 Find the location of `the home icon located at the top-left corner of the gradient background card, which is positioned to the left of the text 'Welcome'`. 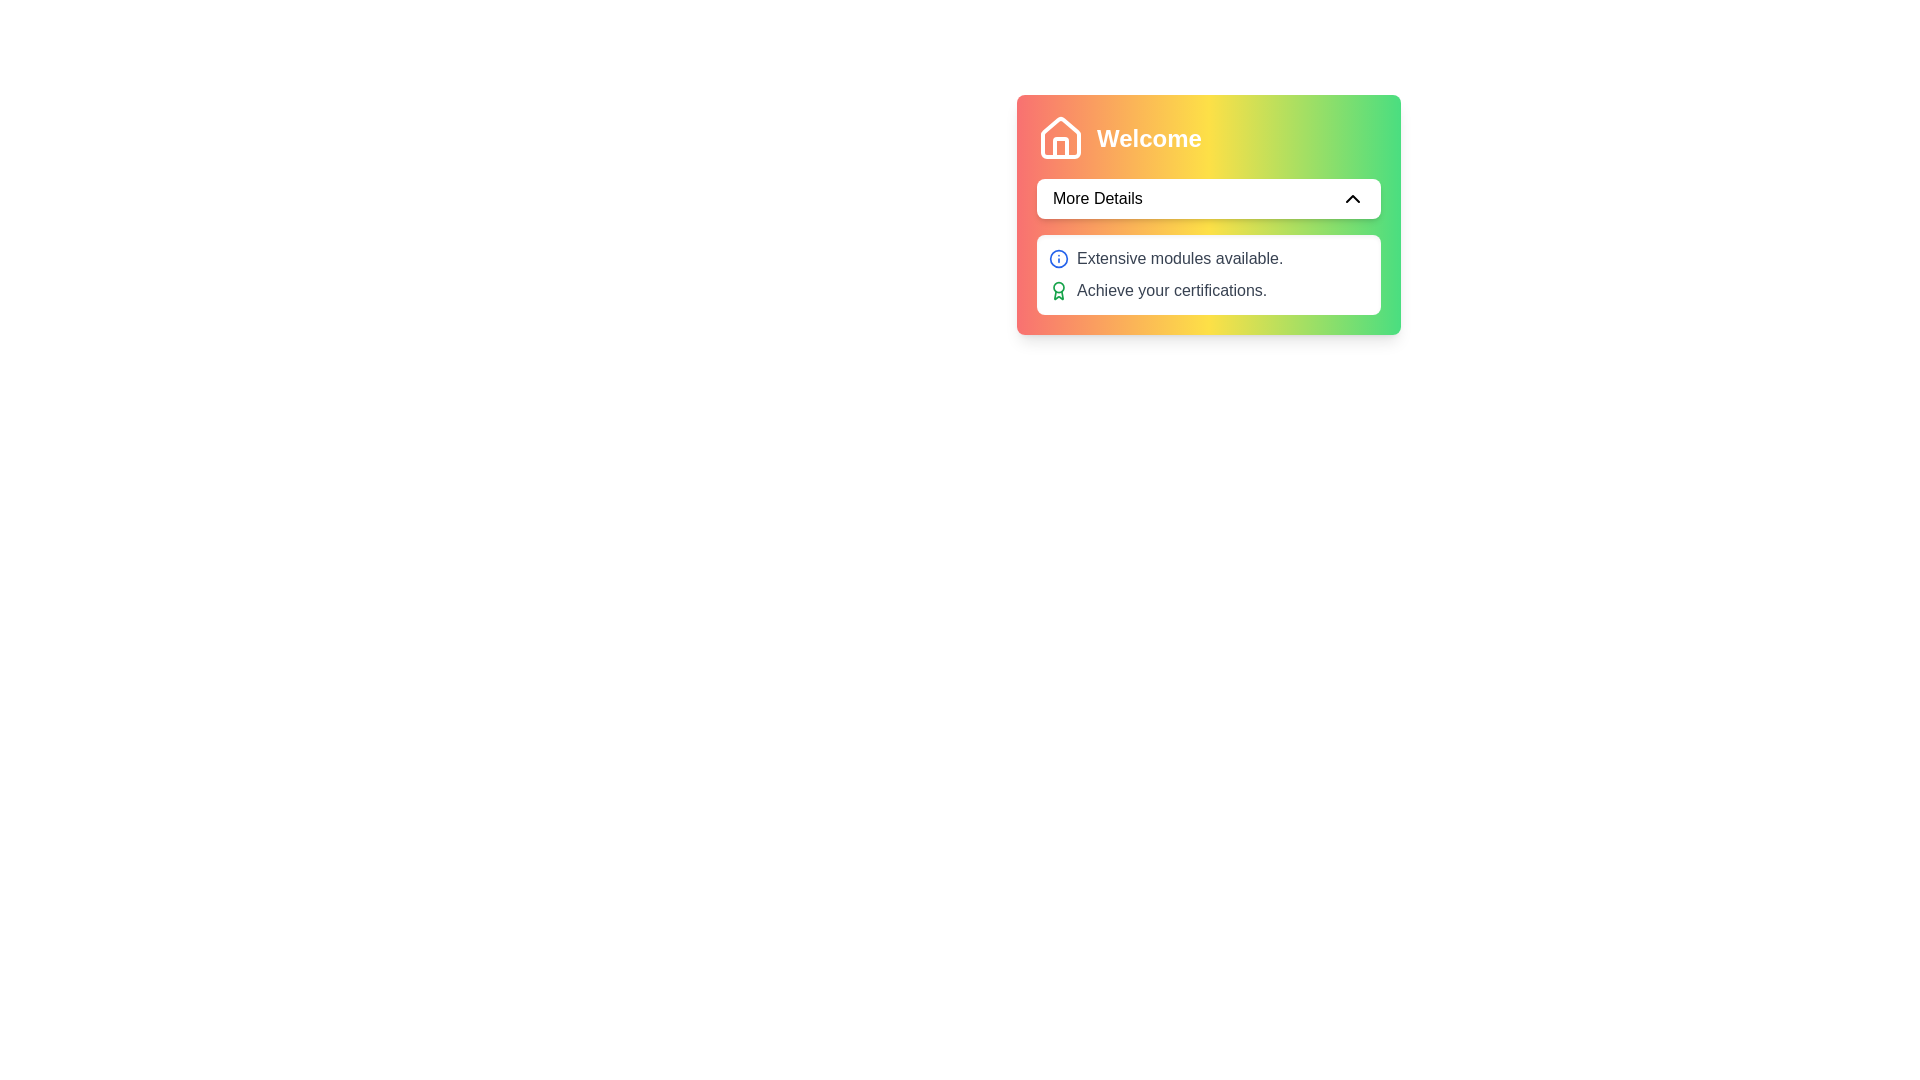

the home icon located at the top-left corner of the gradient background card, which is positioned to the left of the text 'Welcome' is located at coordinates (1059, 137).